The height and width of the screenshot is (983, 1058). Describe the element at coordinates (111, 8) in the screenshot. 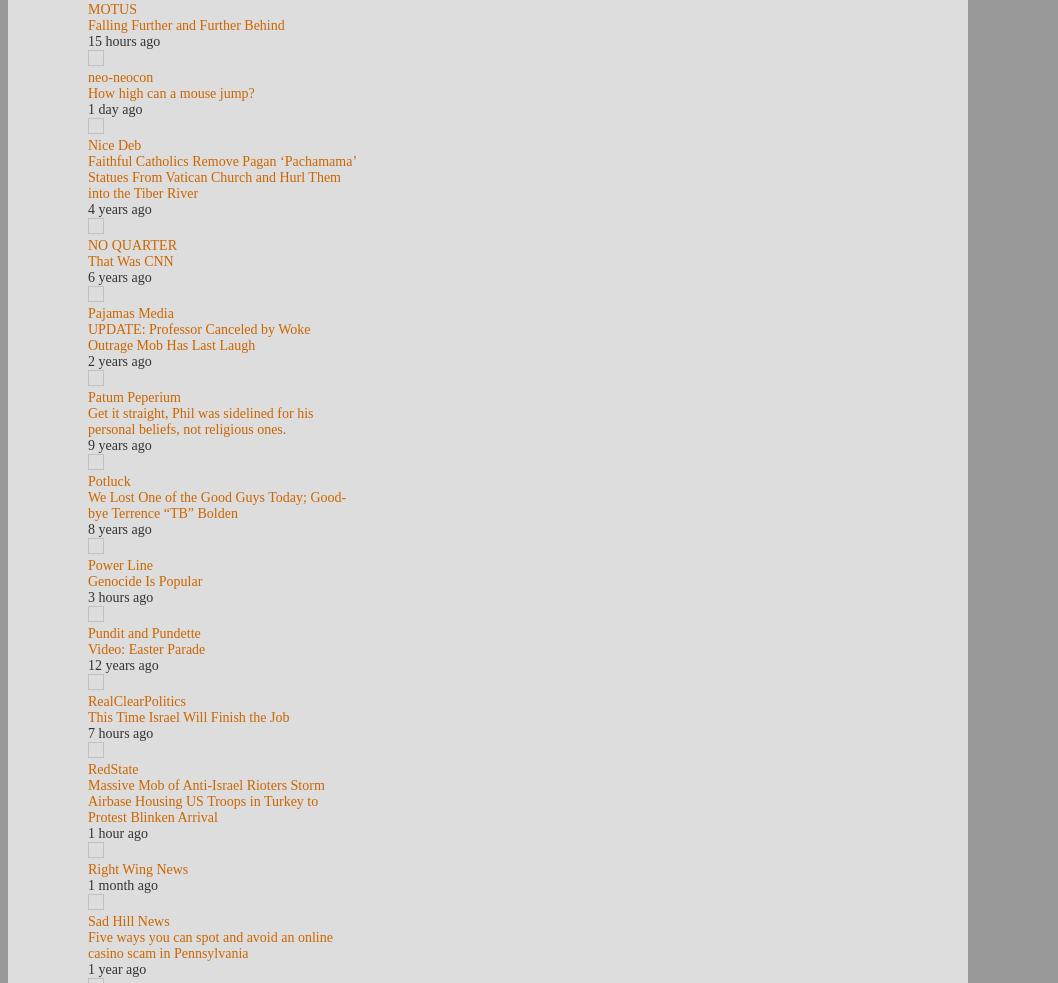

I see `'MOTUS'` at that location.